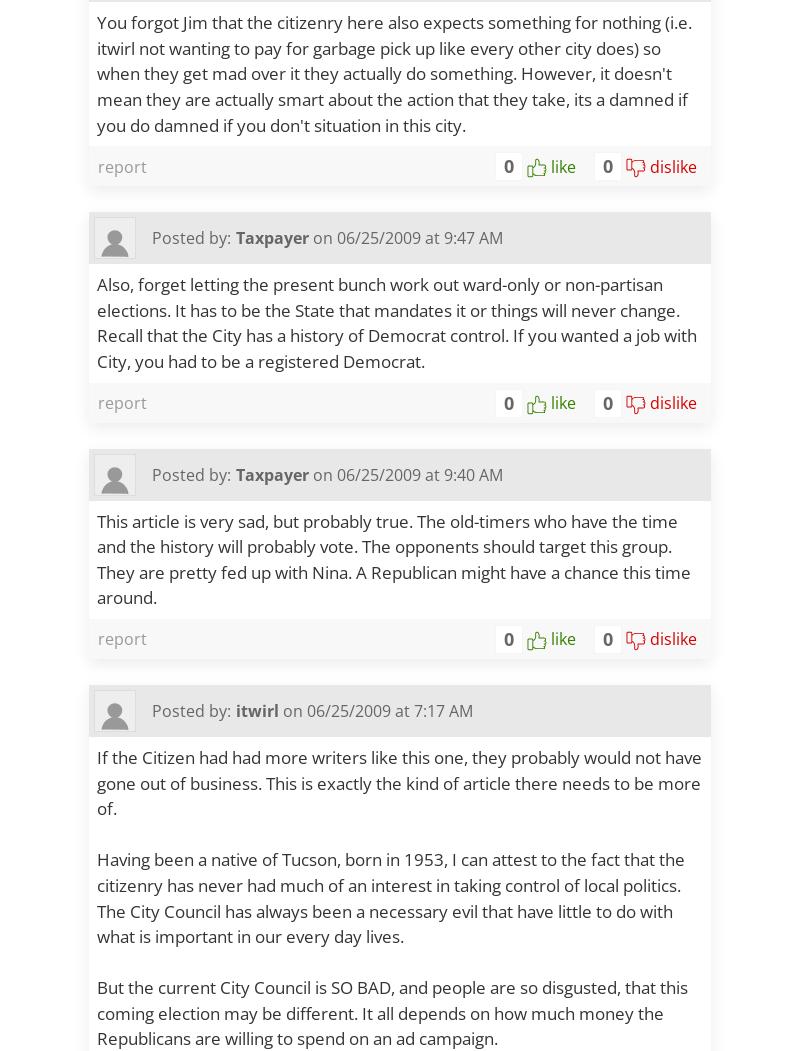 The width and height of the screenshot is (800, 1051). Describe the element at coordinates (391, 1011) in the screenshot. I see `'But the current City Council is SO BAD, and people are so disgusted, that this coming election may be different.  It all depends on how much money the Republicans are willing to spend on an ad campaign.'` at that location.